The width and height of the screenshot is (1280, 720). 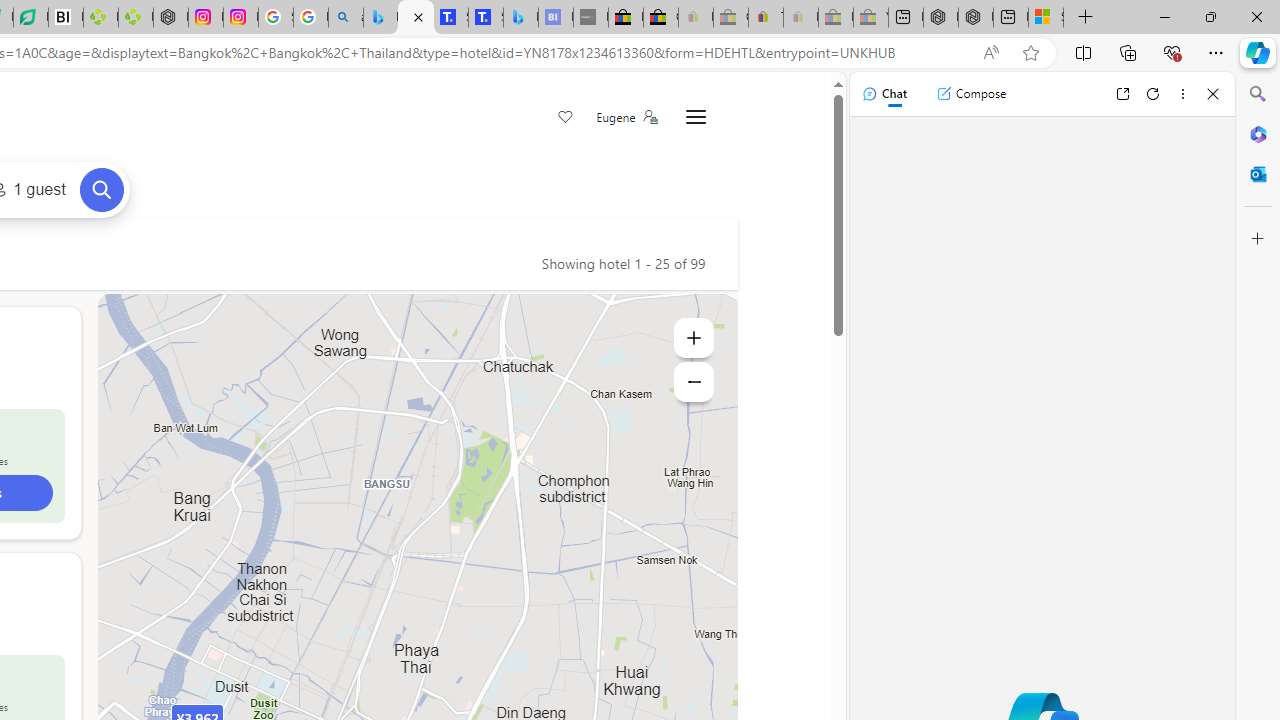 I want to click on 'Open link in new tab', so click(x=1122, y=93).